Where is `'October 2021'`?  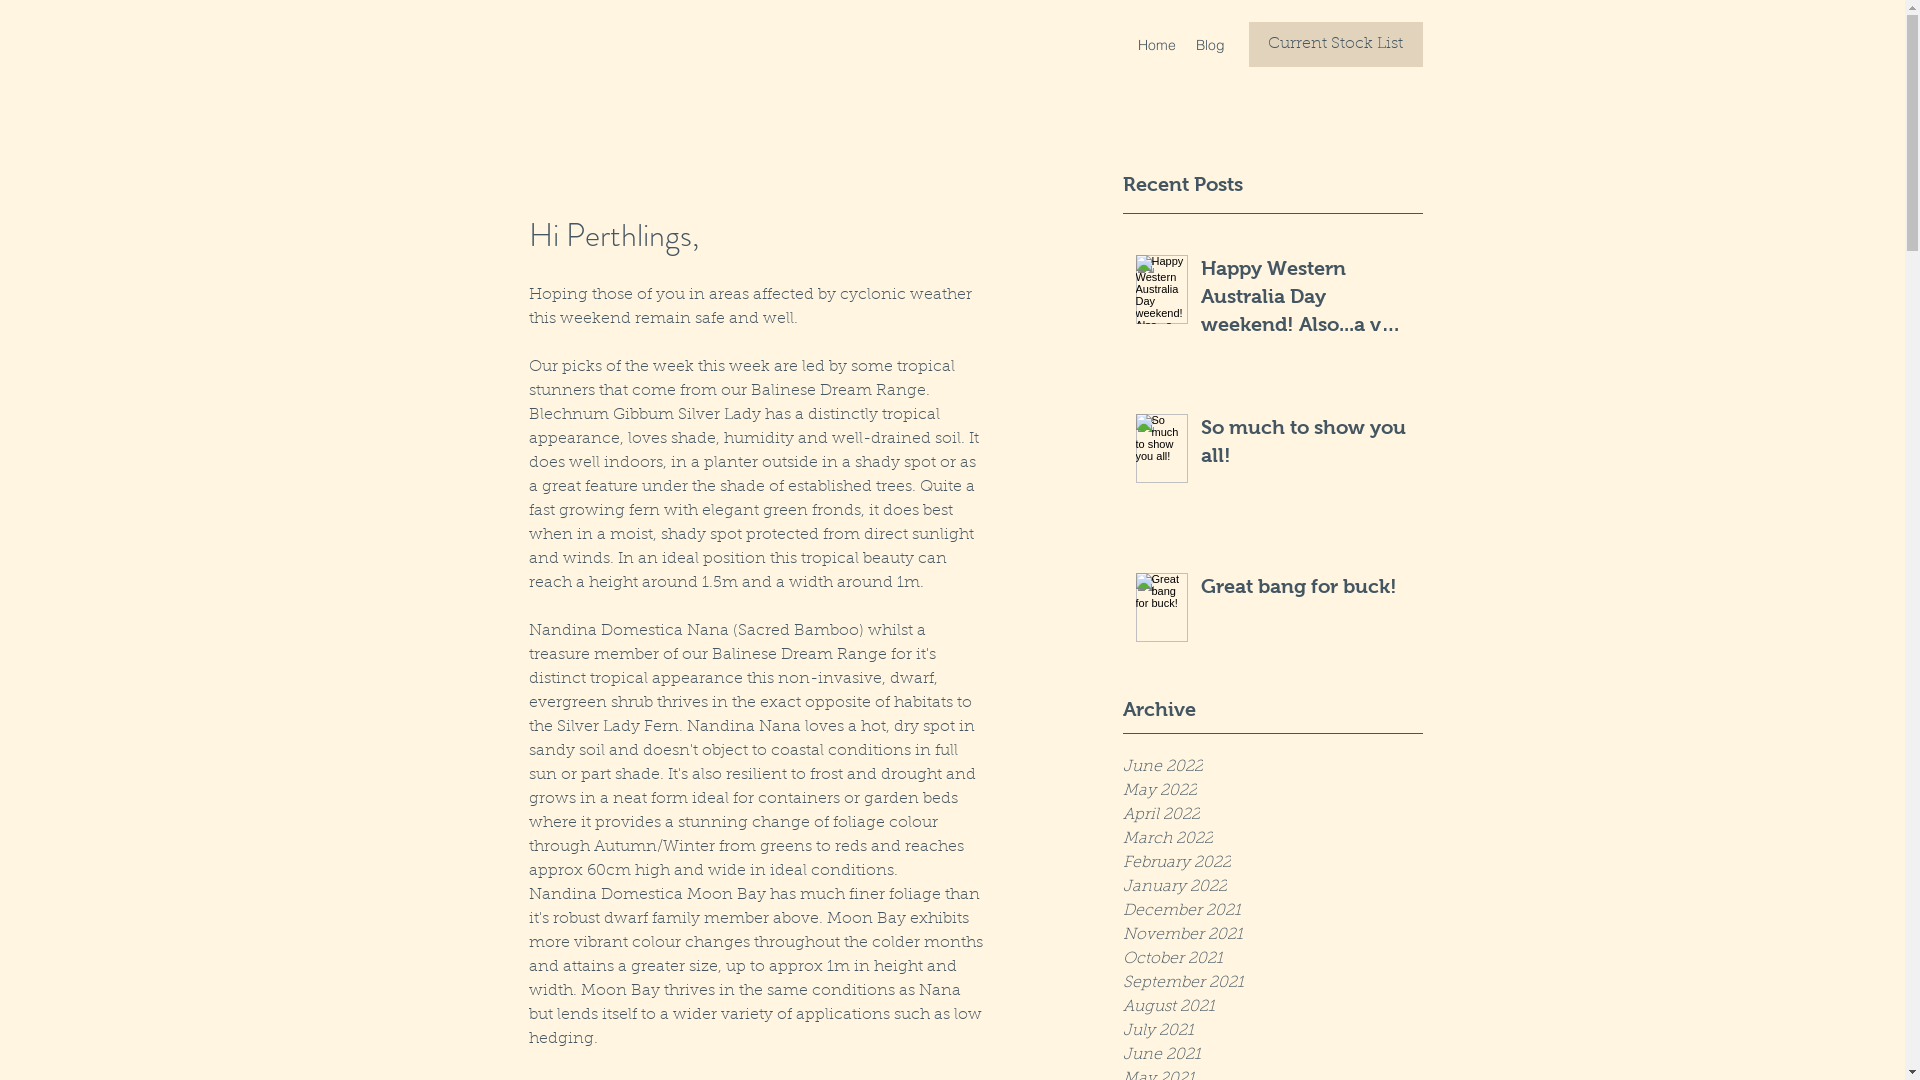
'October 2021' is located at coordinates (1271, 958).